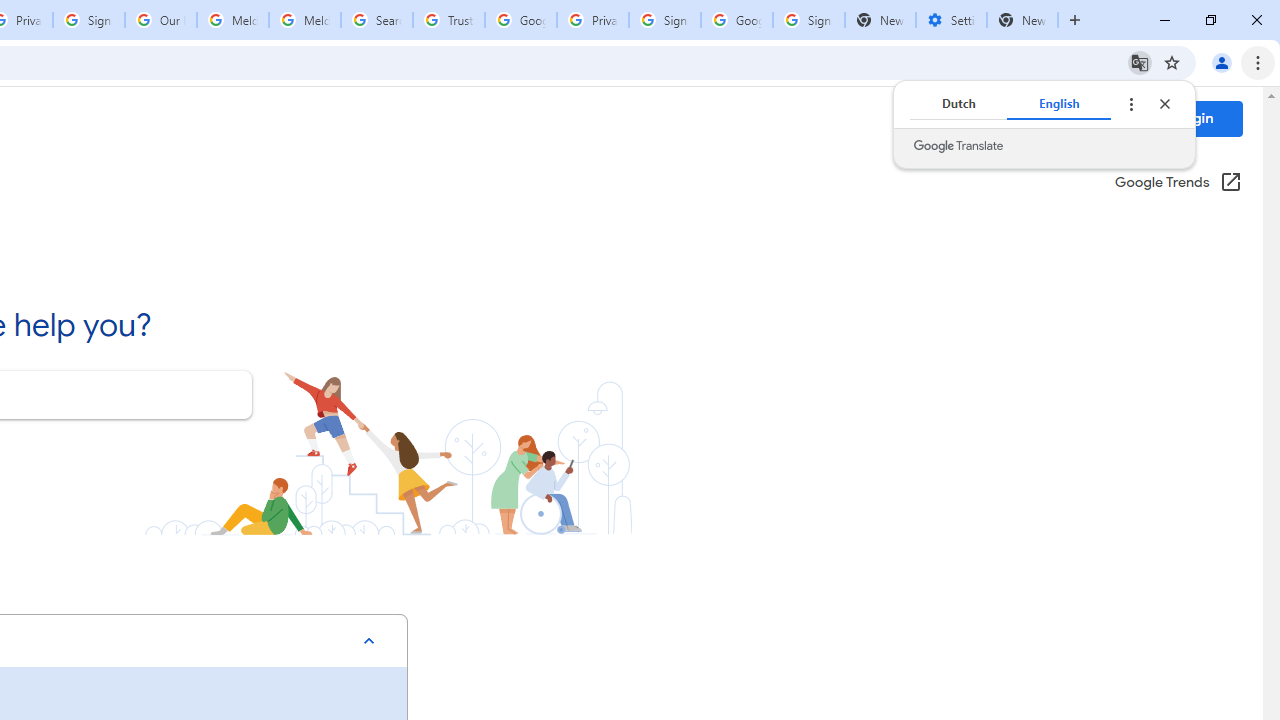 The width and height of the screenshot is (1280, 720). What do you see at coordinates (736, 20) in the screenshot?
I see `'Google Cybersecurity Innovations - Google Safety Center'` at bounding box center [736, 20].